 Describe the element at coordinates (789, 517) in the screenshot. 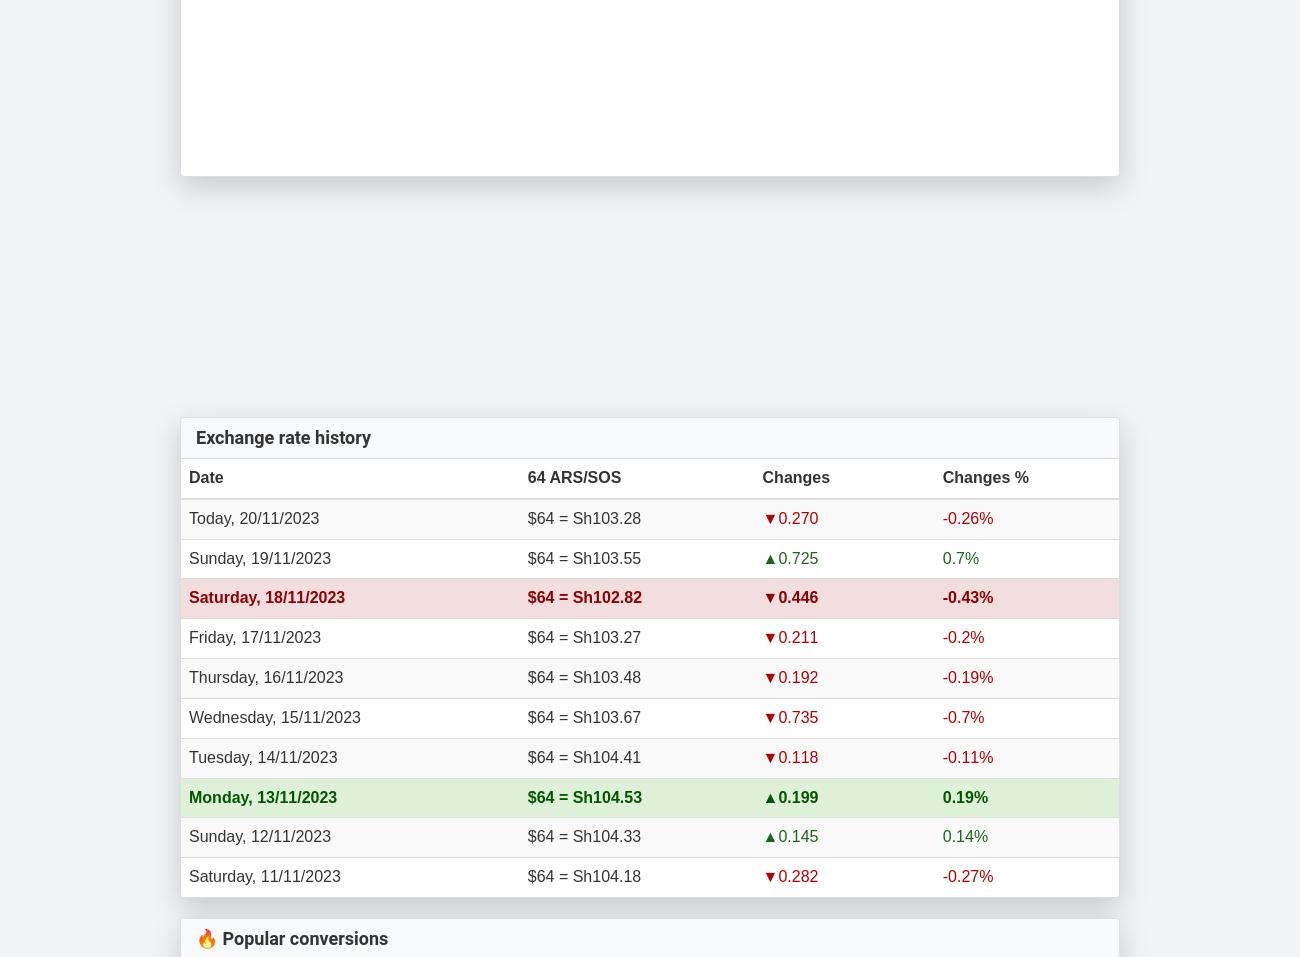

I see `'▼0.270'` at that location.